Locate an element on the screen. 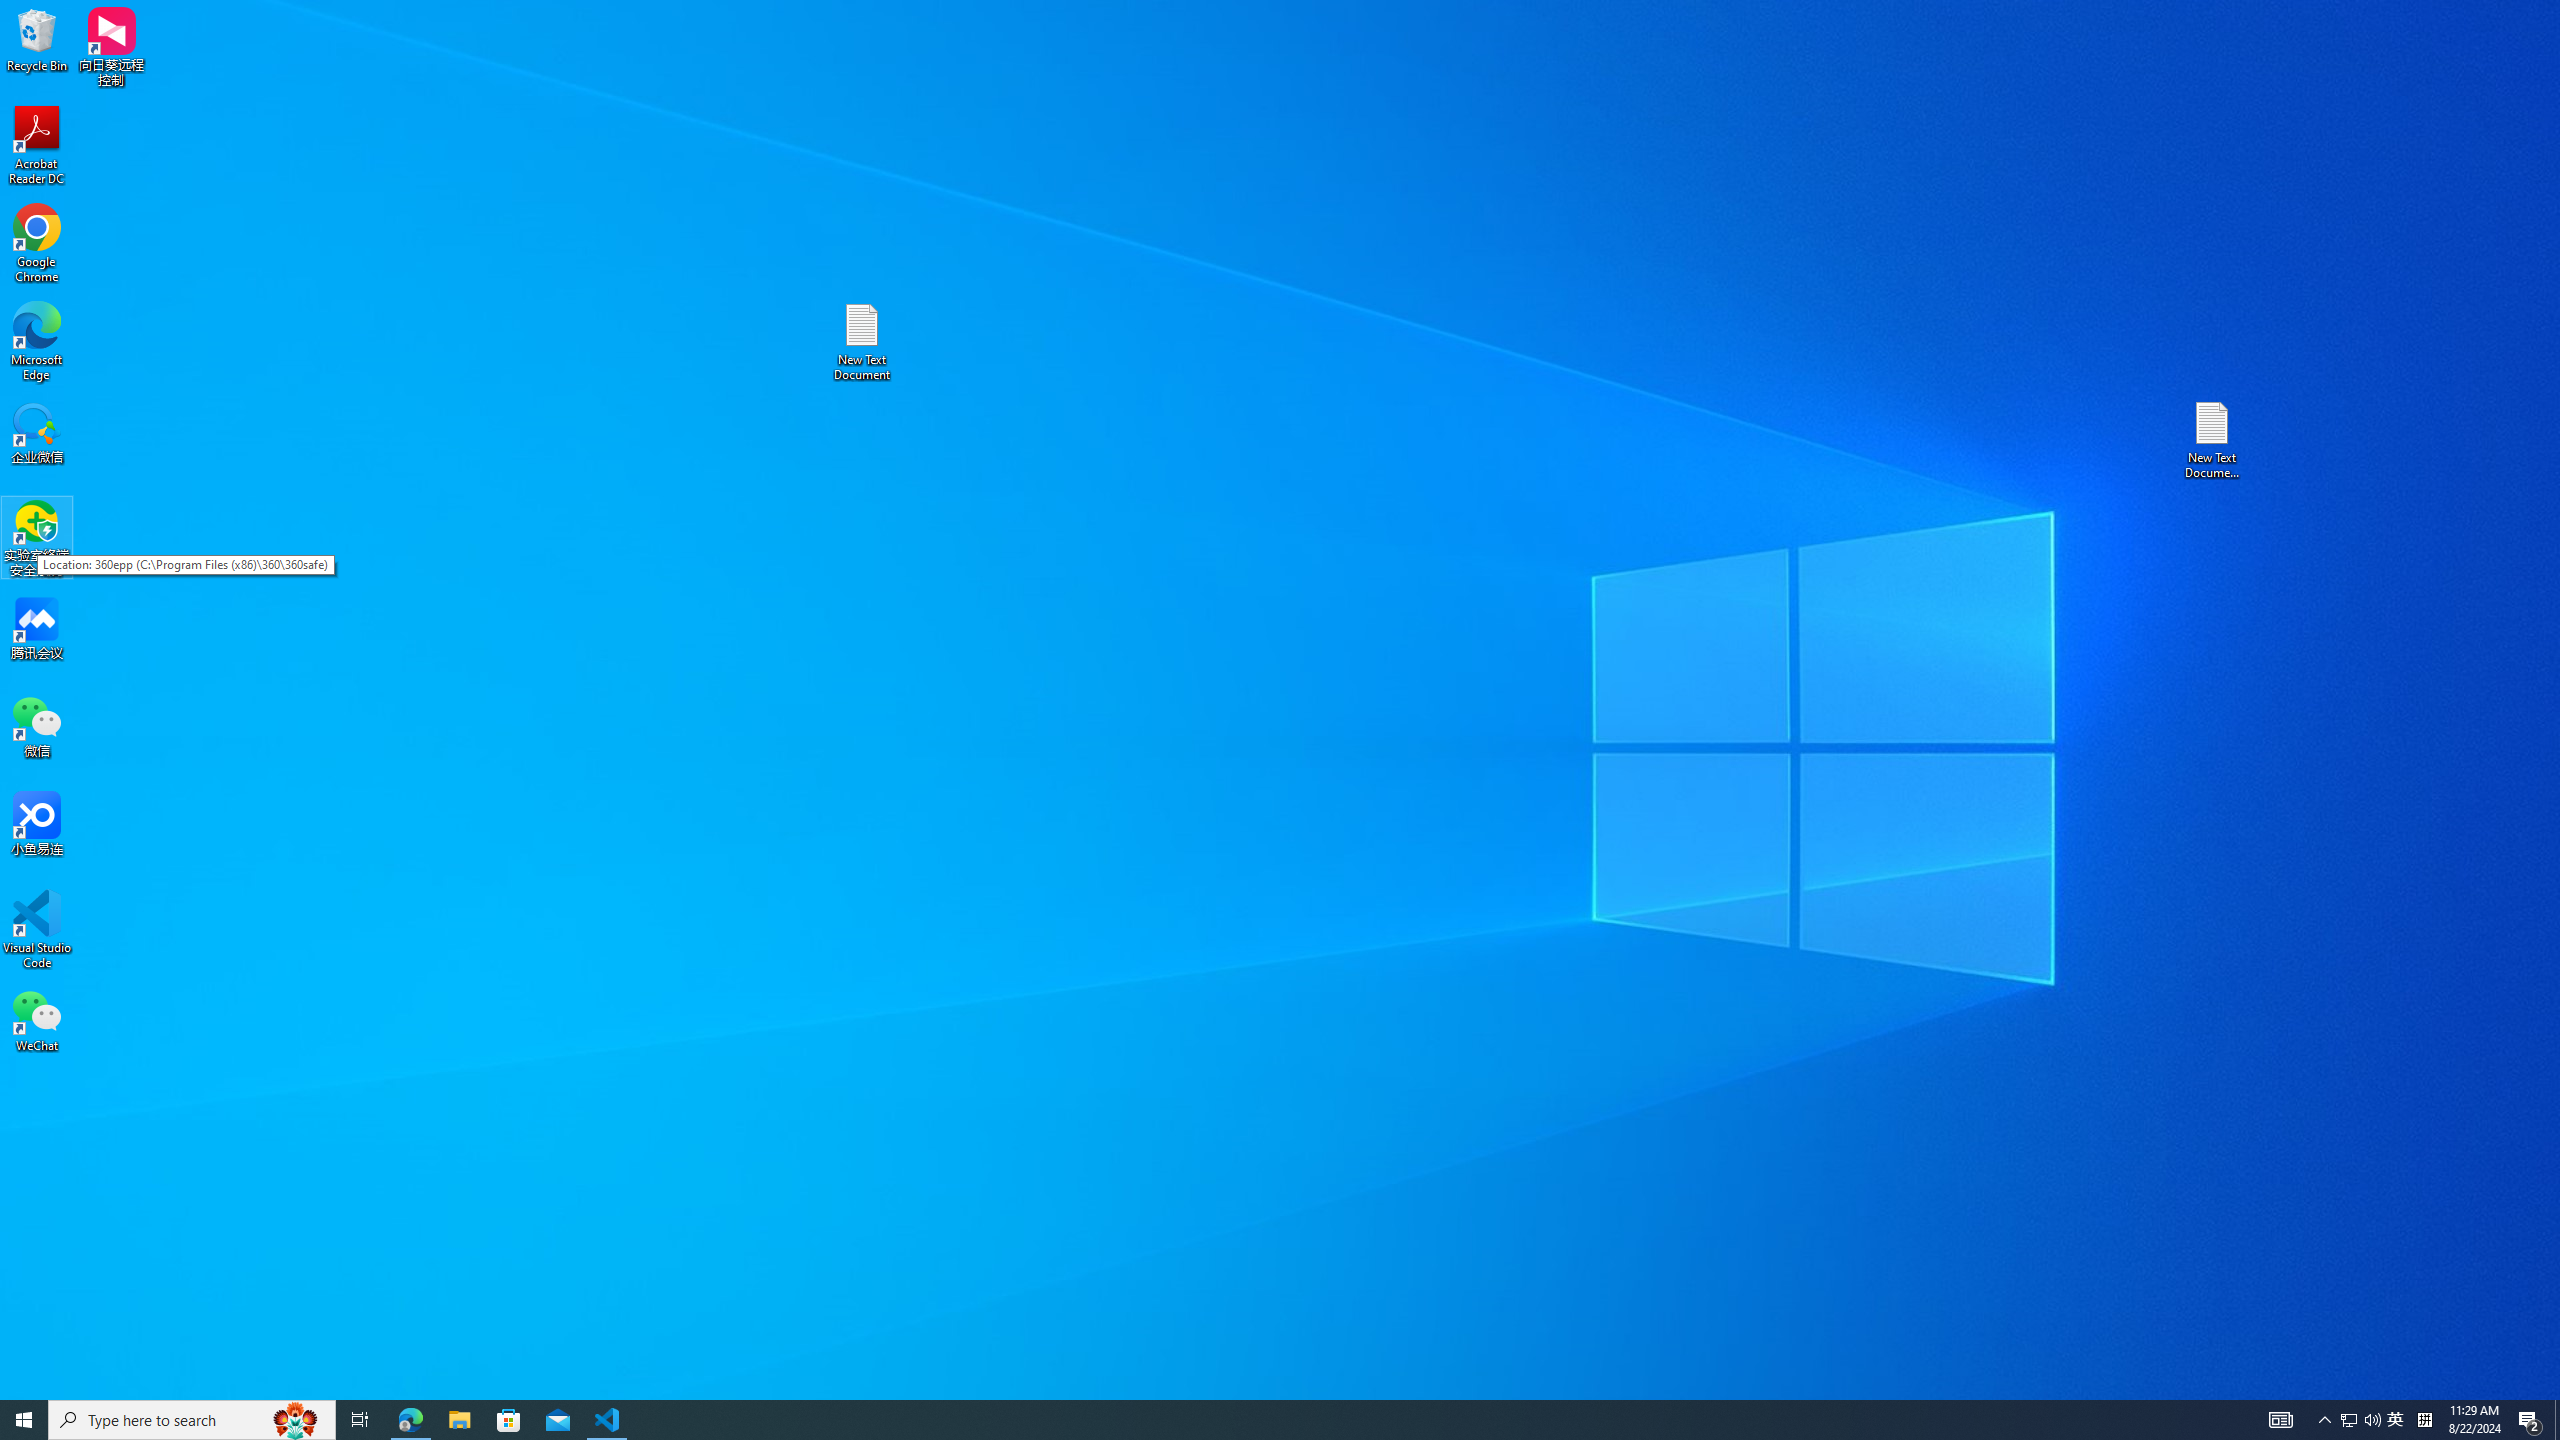  'User Promoted Notification Area' is located at coordinates (2360, 1418).